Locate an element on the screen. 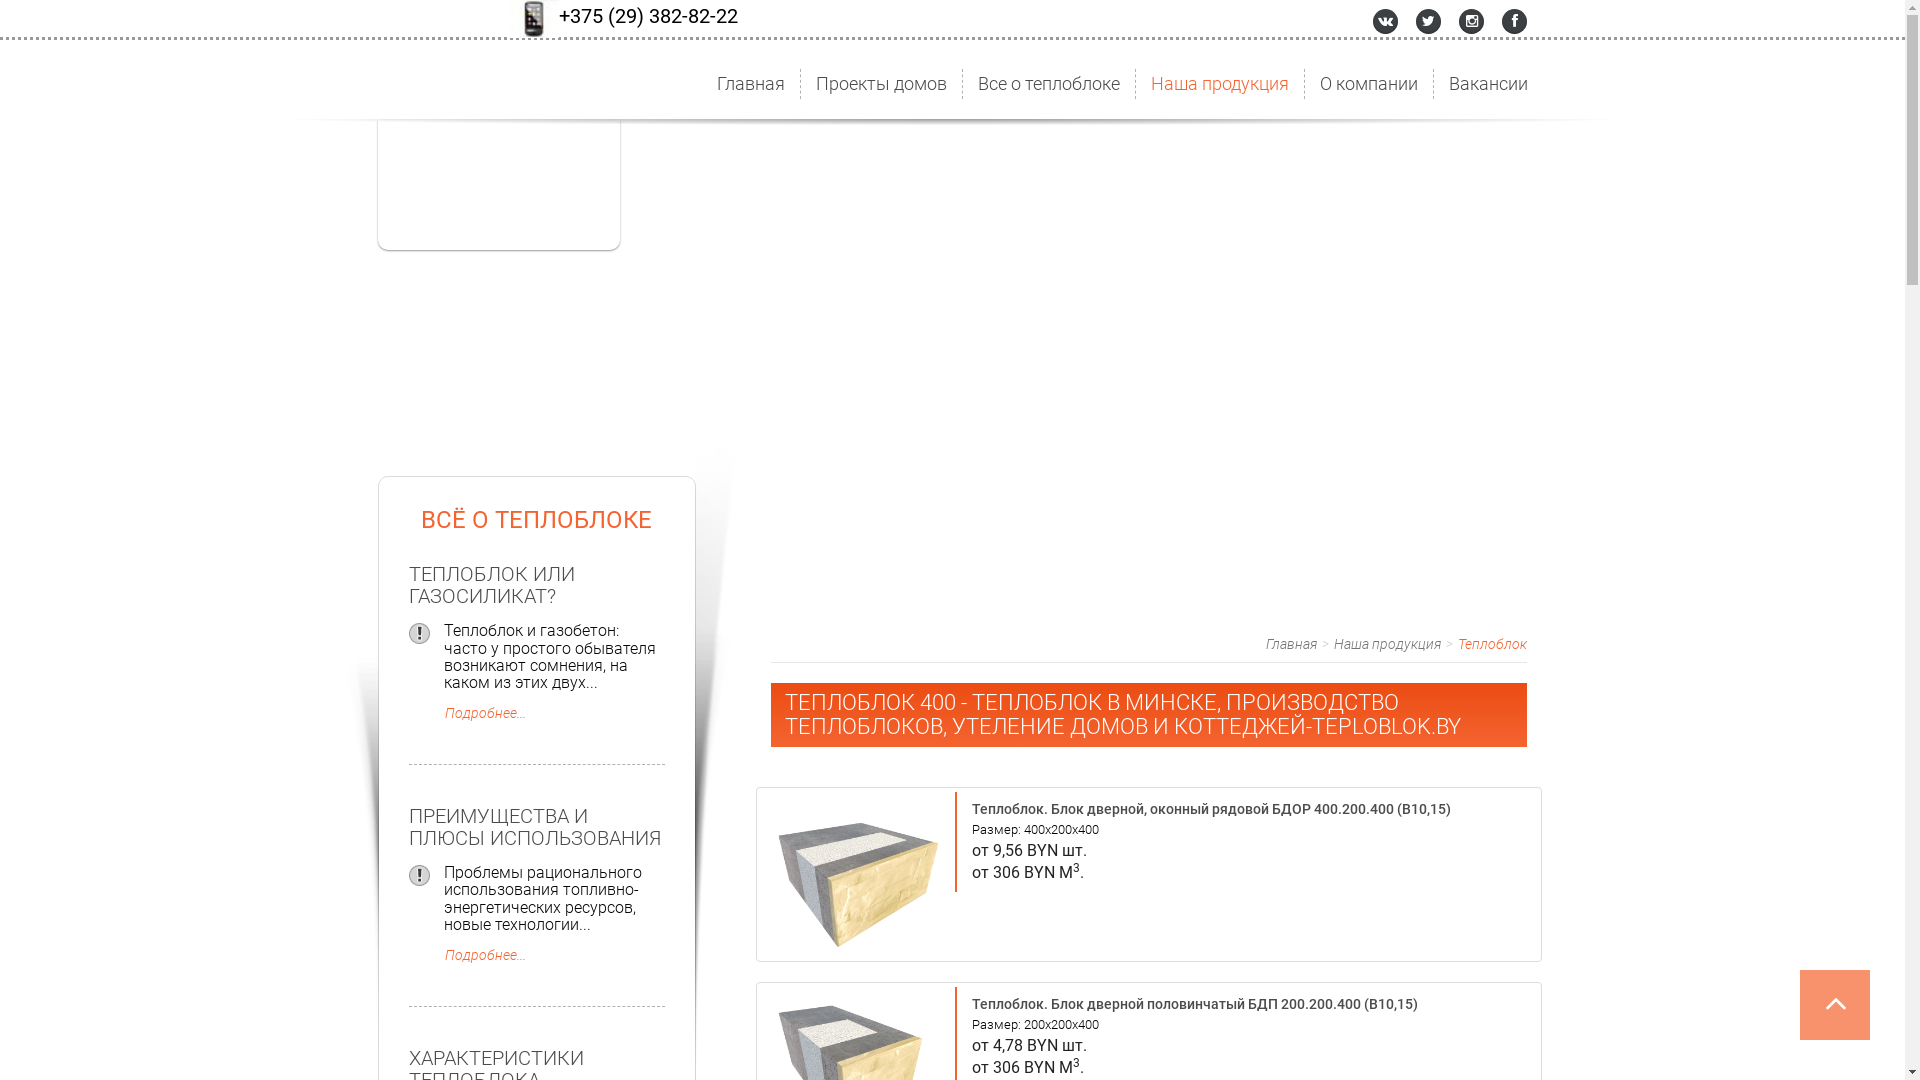 Image resolution: width=1920 pixels, height=1080 pixels. 'Vkontakte' is located at coordinates (1371, 20).